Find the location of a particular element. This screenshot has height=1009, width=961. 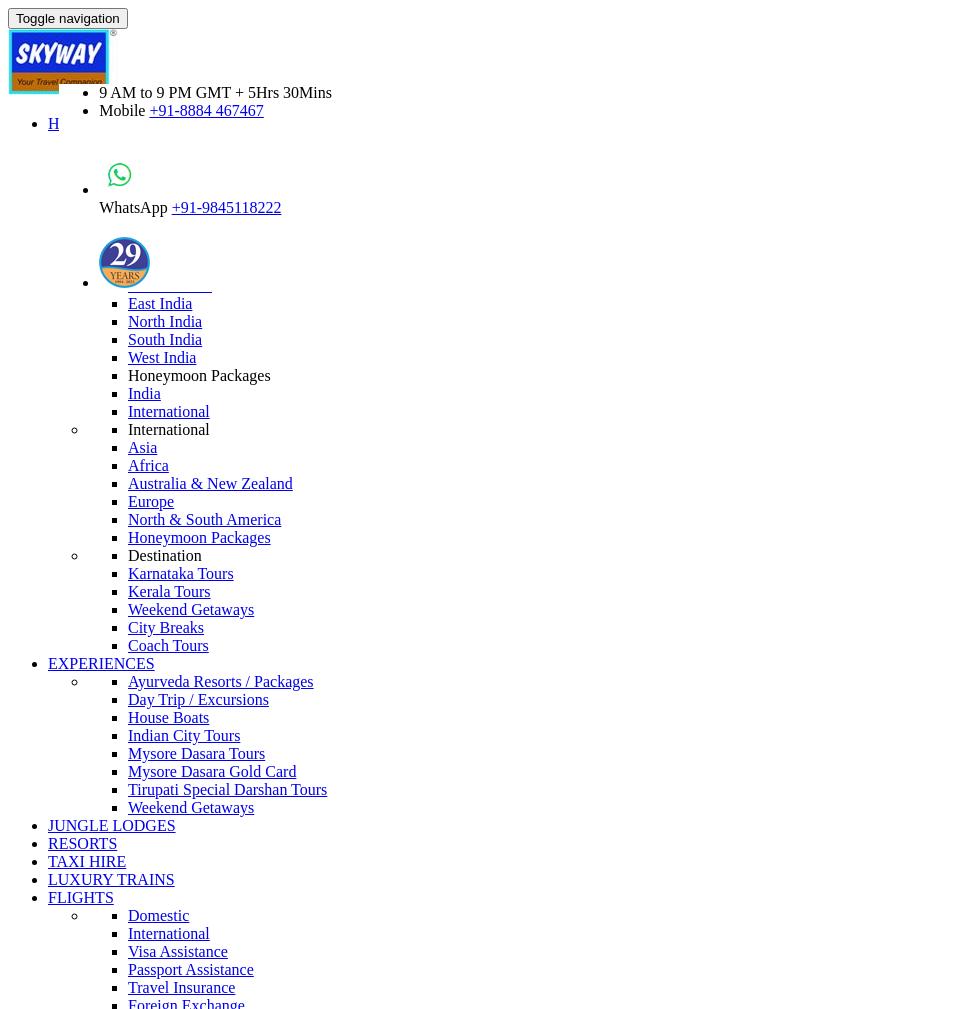

'Mysore Dasara Tours' is located at coordinates (196, 753).